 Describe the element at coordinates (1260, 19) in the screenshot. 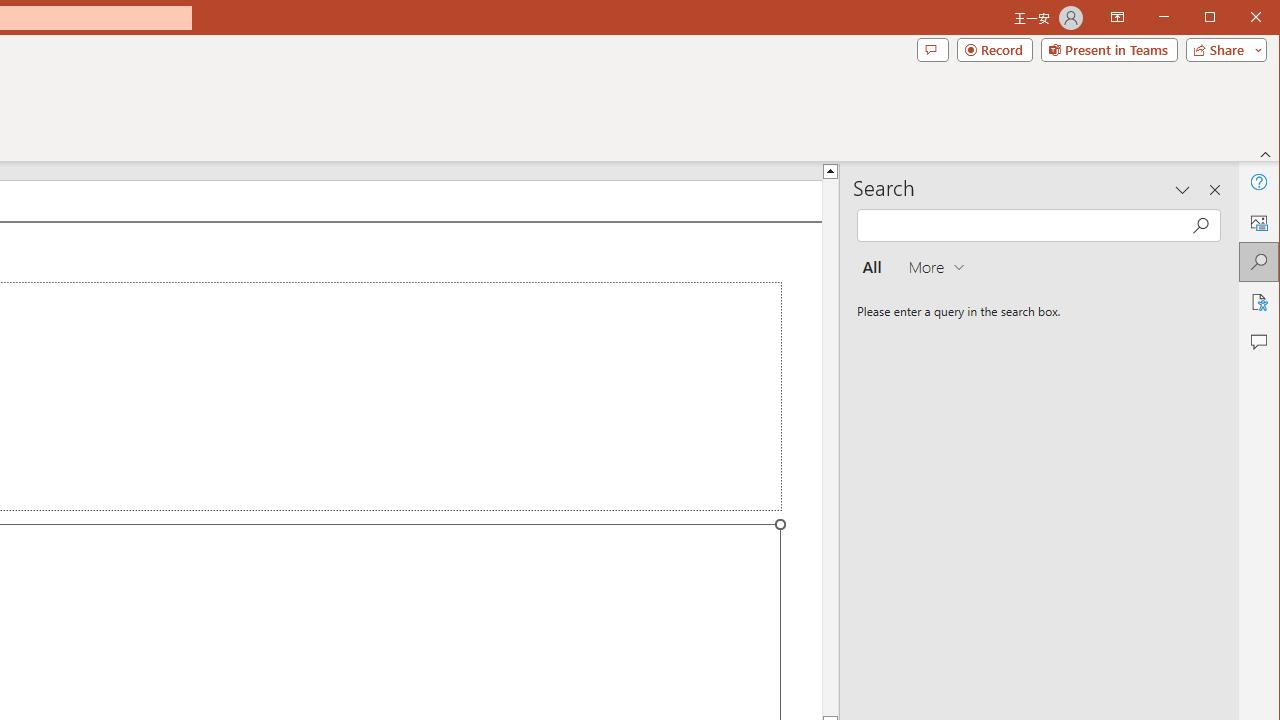

I see `'Close'` at that location.